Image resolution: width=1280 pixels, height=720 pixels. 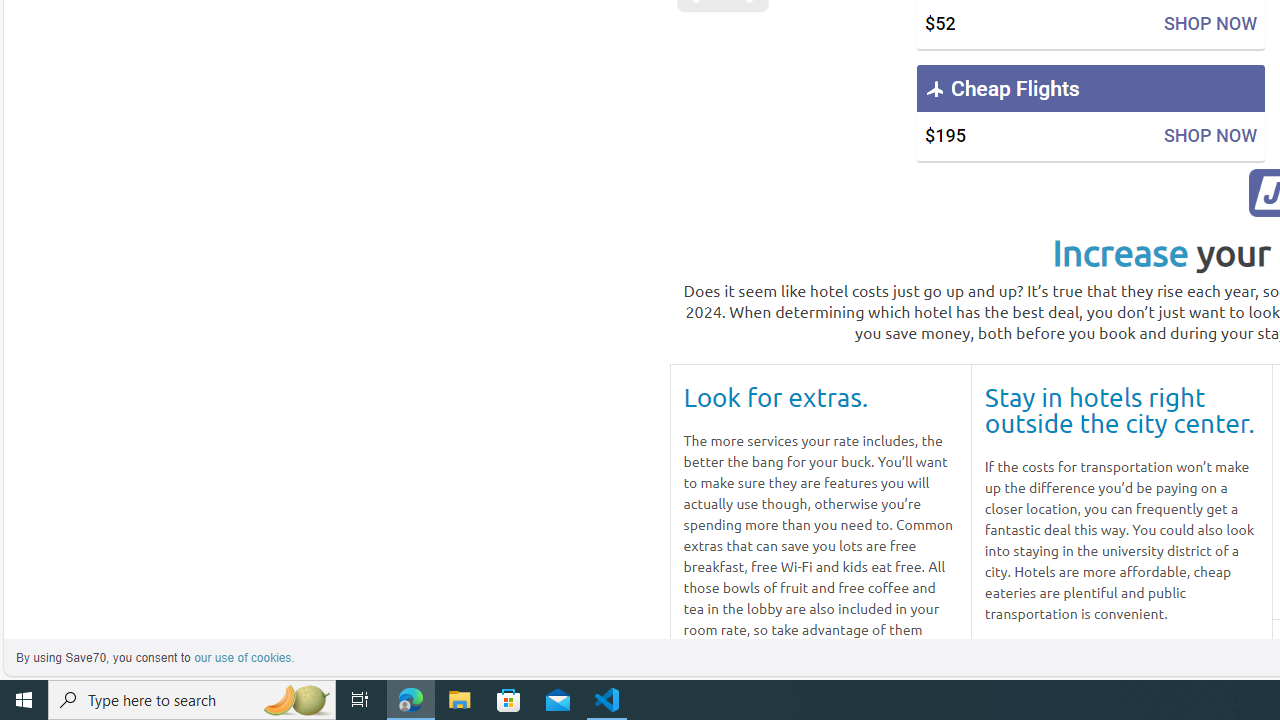 I want to click on 'Cheap Flights $195 SHOP NOW', so click(x=1089, y=113).